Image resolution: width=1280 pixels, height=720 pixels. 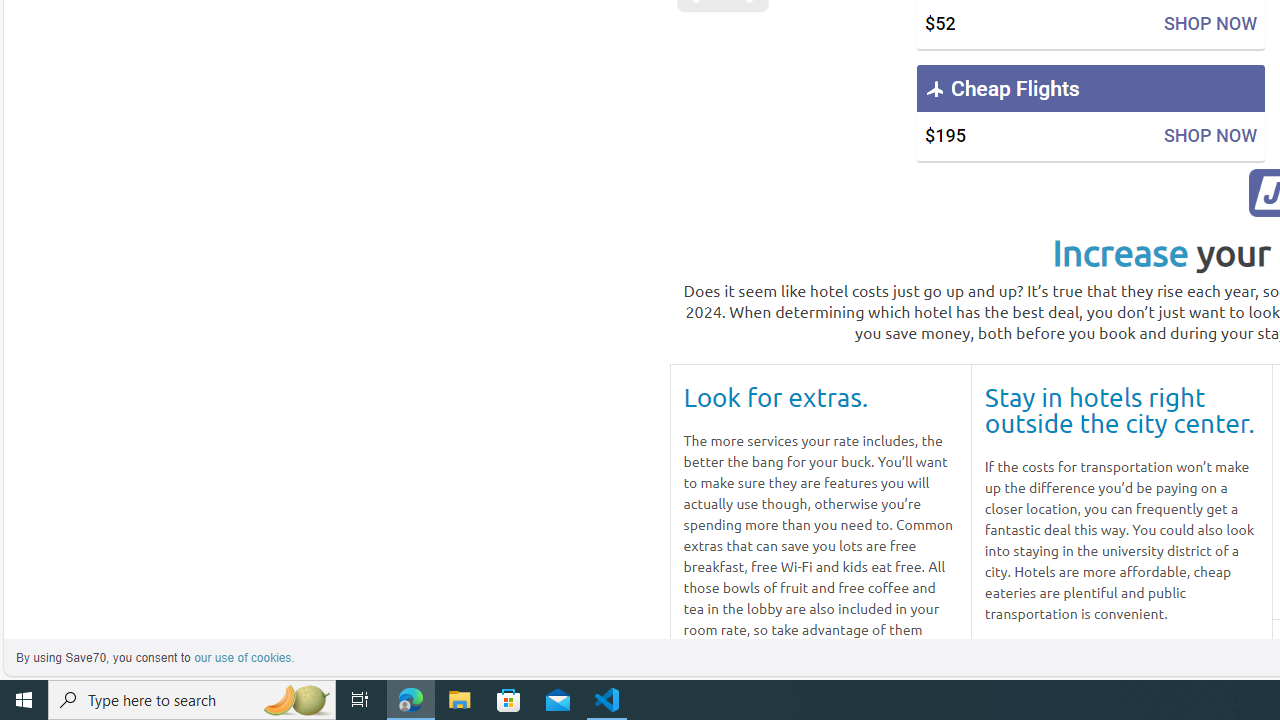 I want to click on 'Cheap Flights $195 SHOP NOW', so click(x=1089, y=113).